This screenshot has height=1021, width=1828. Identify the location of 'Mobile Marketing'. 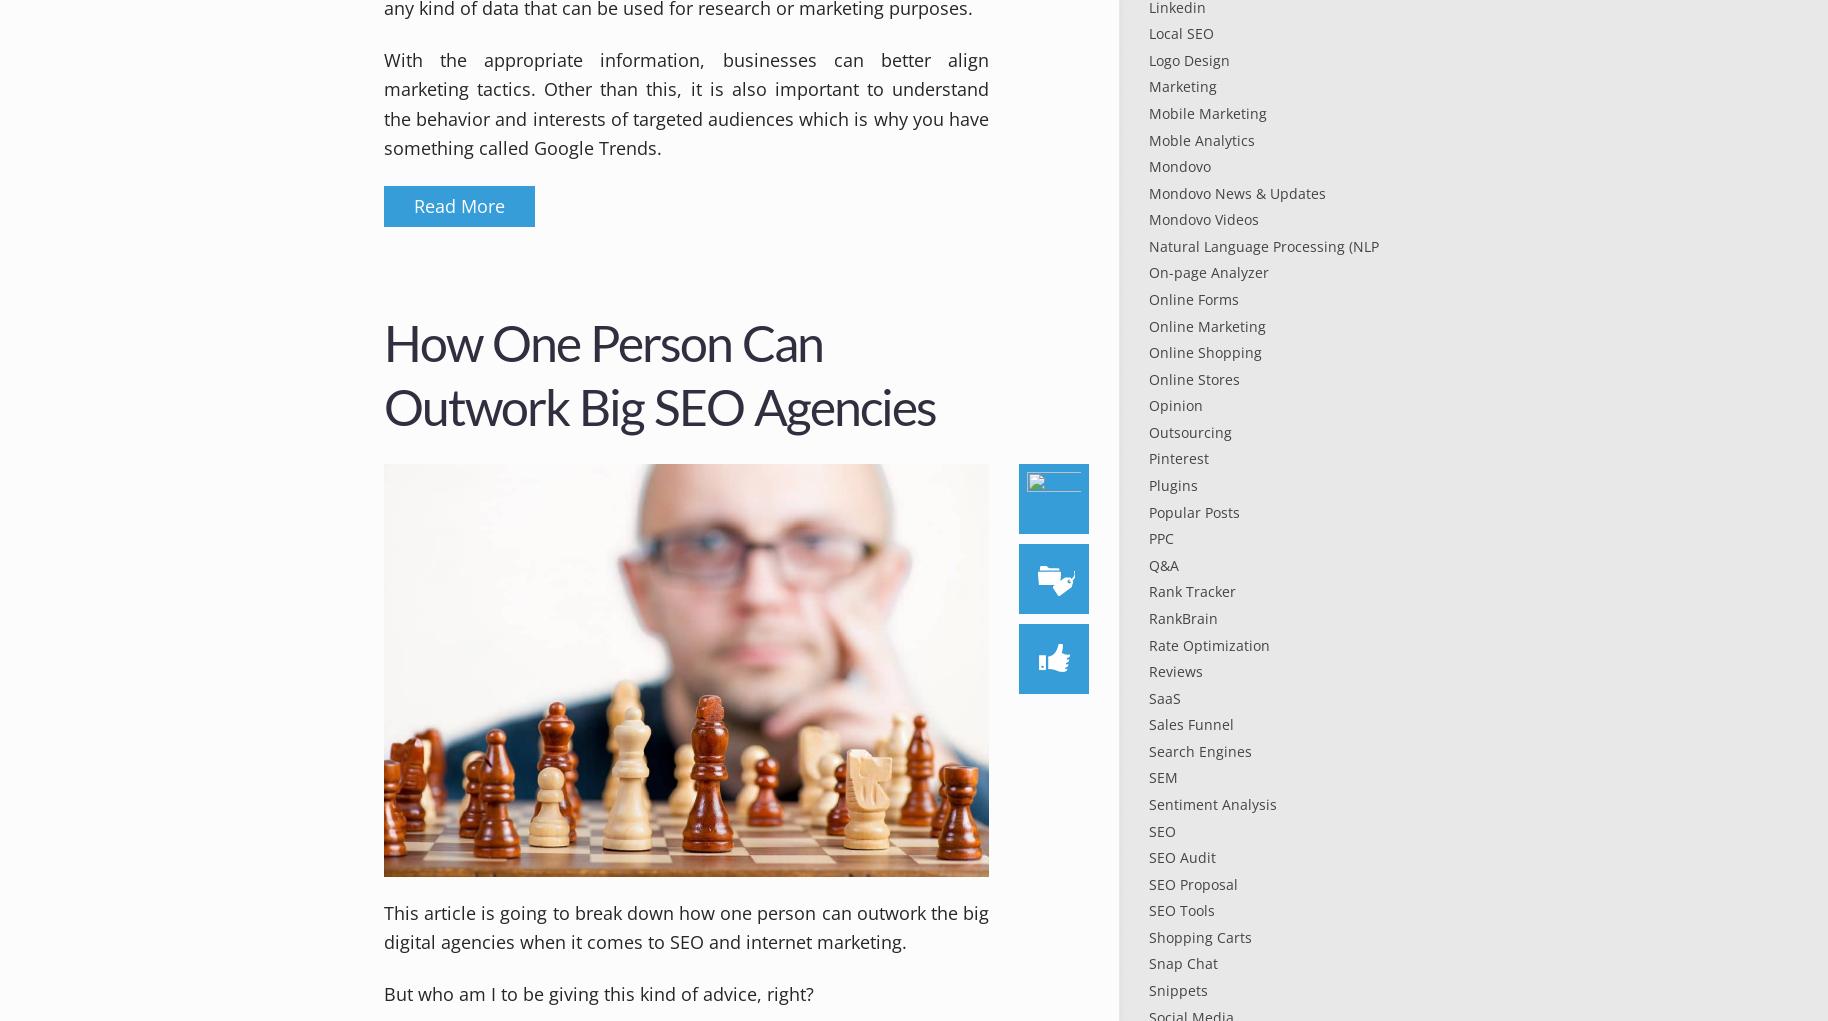
(1206, 111).